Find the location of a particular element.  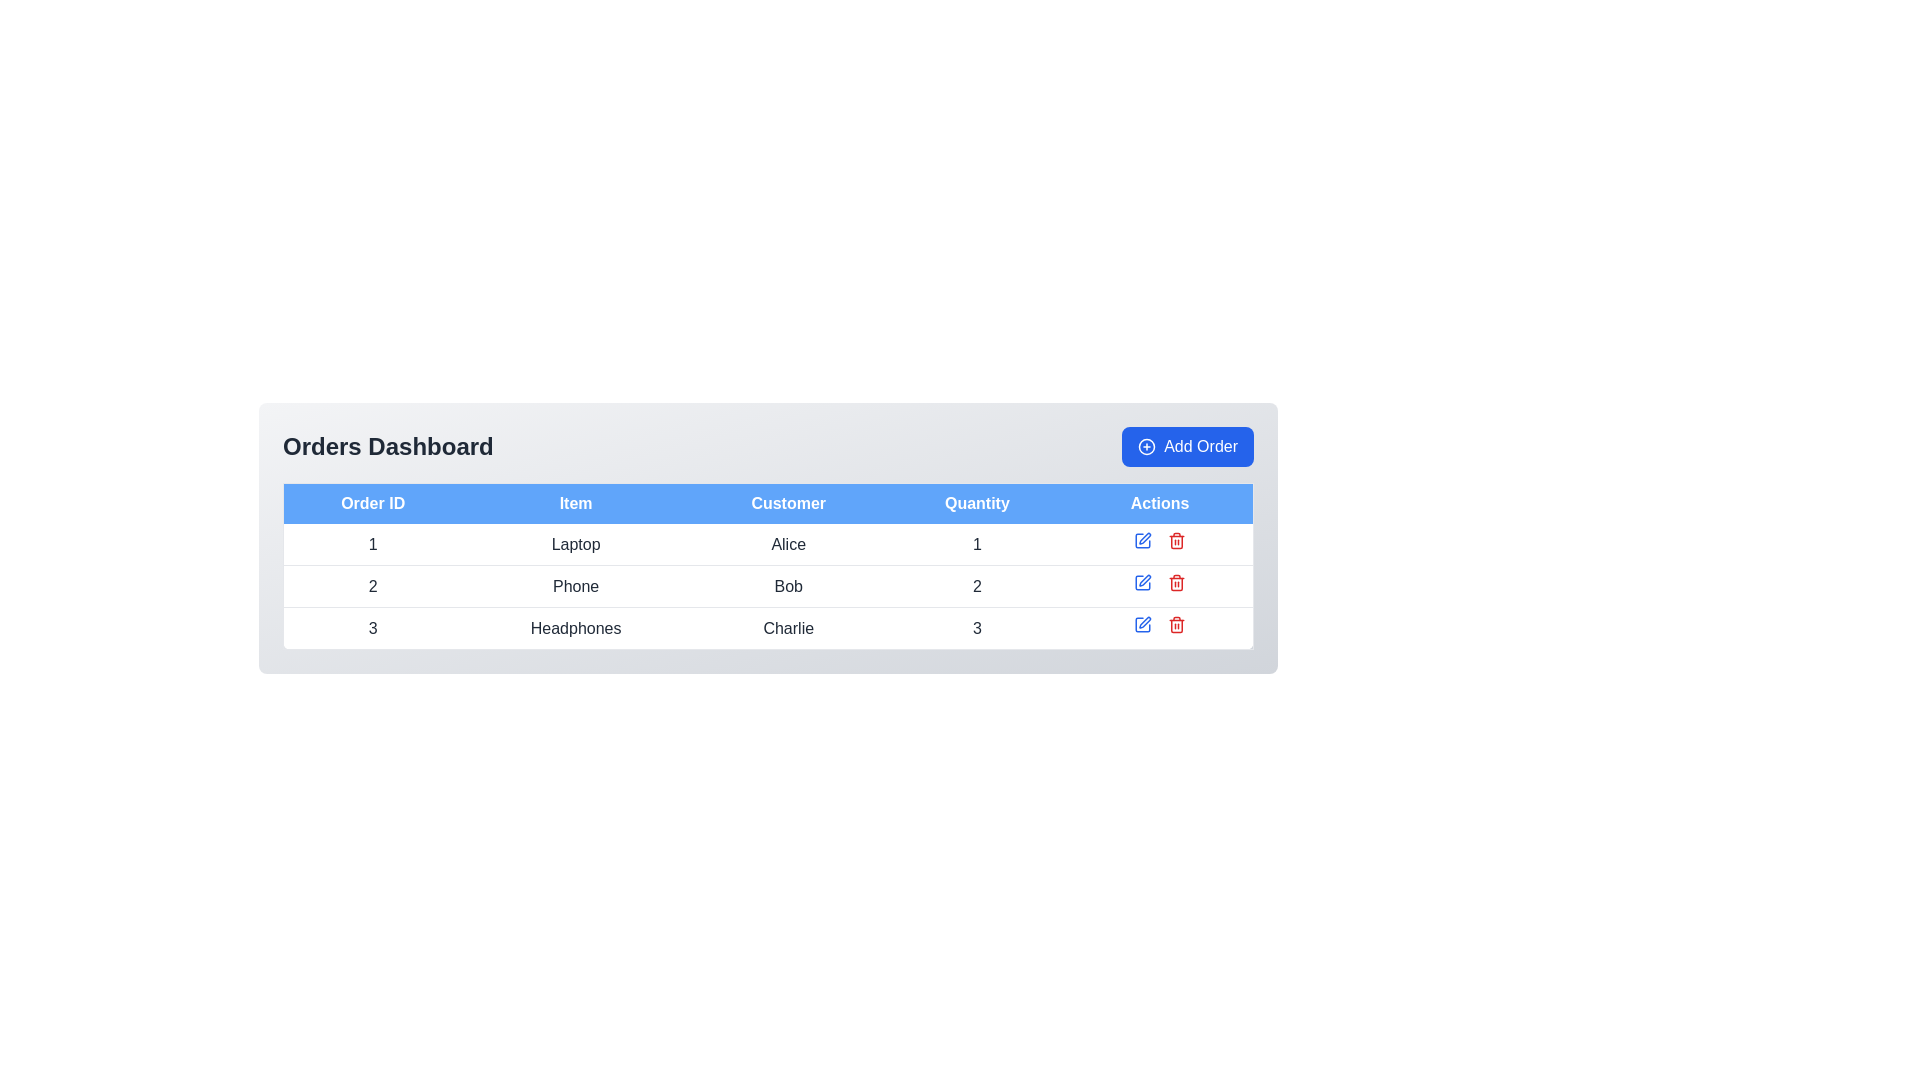

text content of the 'Charlie' text element located in the third row of the table under the 'Customer' column is located at coordinates (787, 627).